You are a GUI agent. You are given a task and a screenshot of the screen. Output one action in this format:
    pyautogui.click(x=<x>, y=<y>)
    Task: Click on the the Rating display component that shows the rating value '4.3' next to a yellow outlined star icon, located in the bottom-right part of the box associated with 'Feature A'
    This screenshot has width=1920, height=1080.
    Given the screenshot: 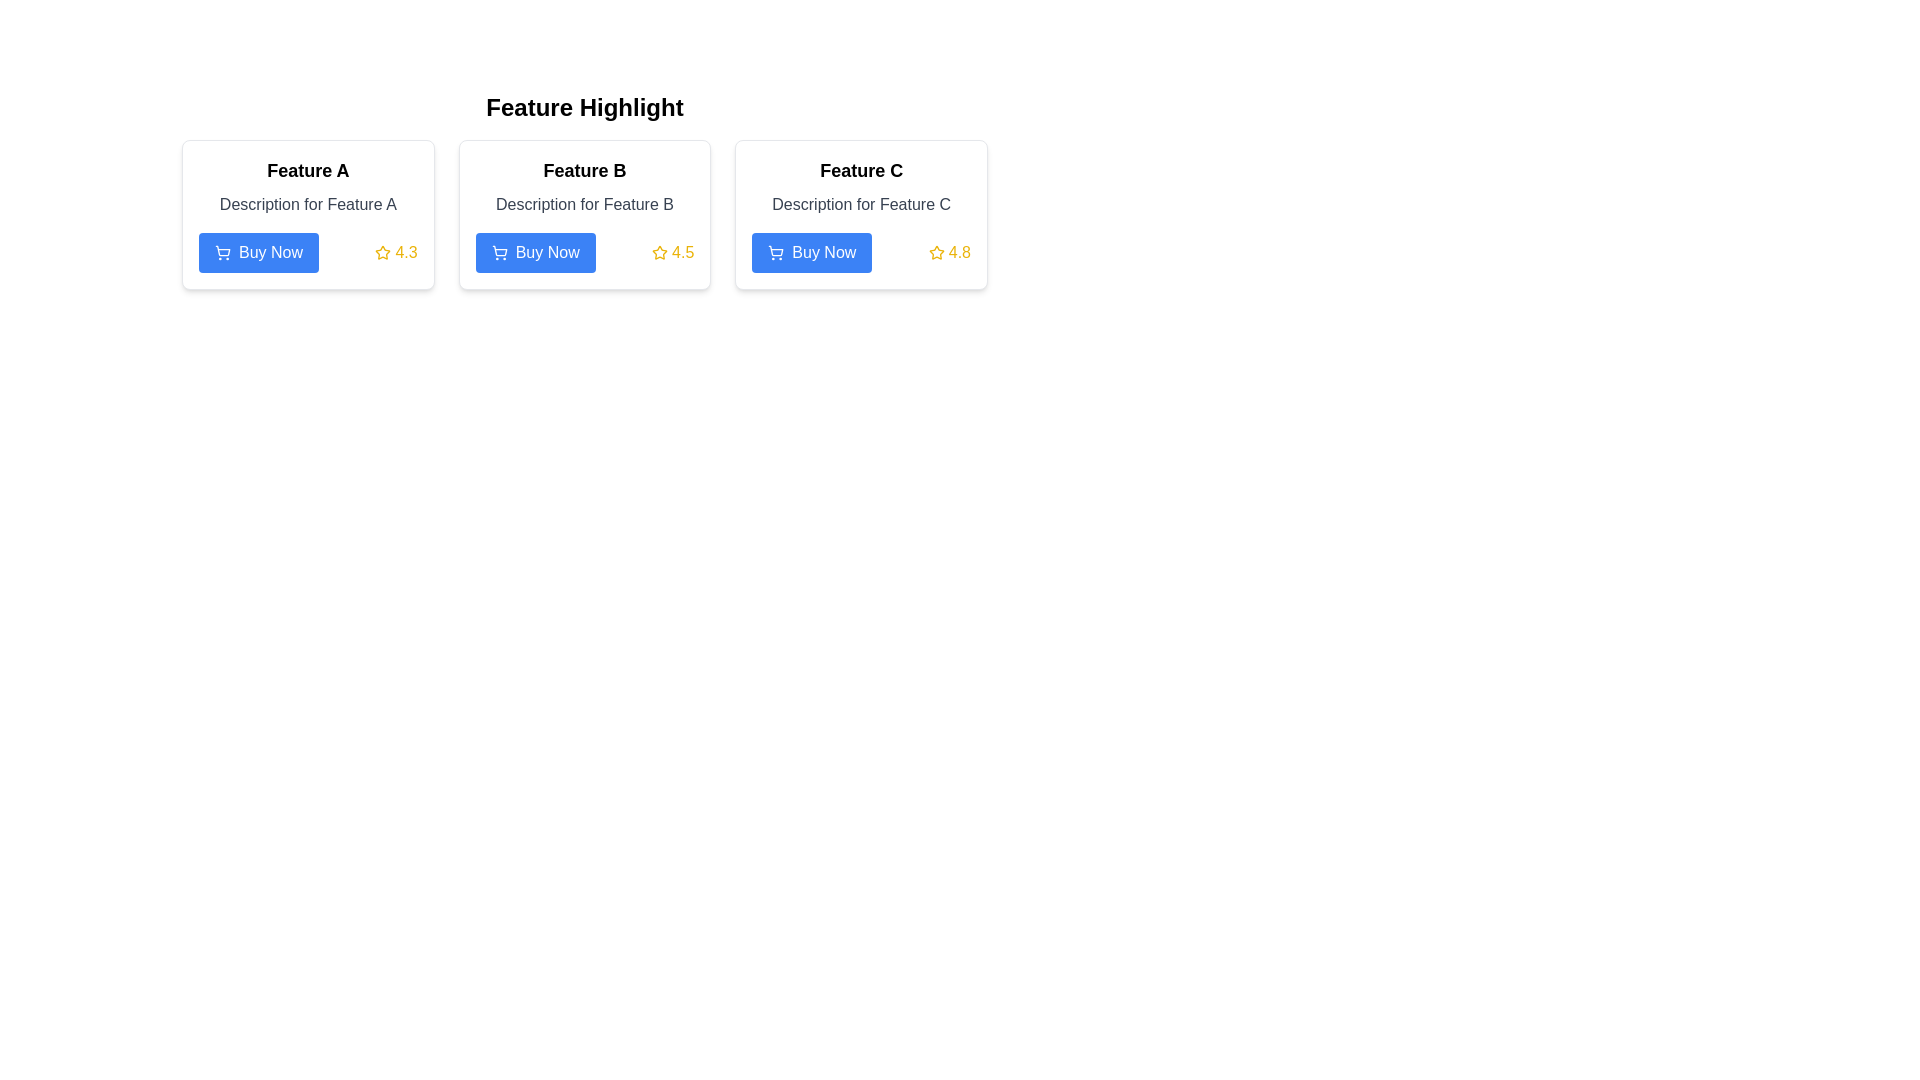 What is the action you would take?
    pyautogui.click(x=396, y=252)
    